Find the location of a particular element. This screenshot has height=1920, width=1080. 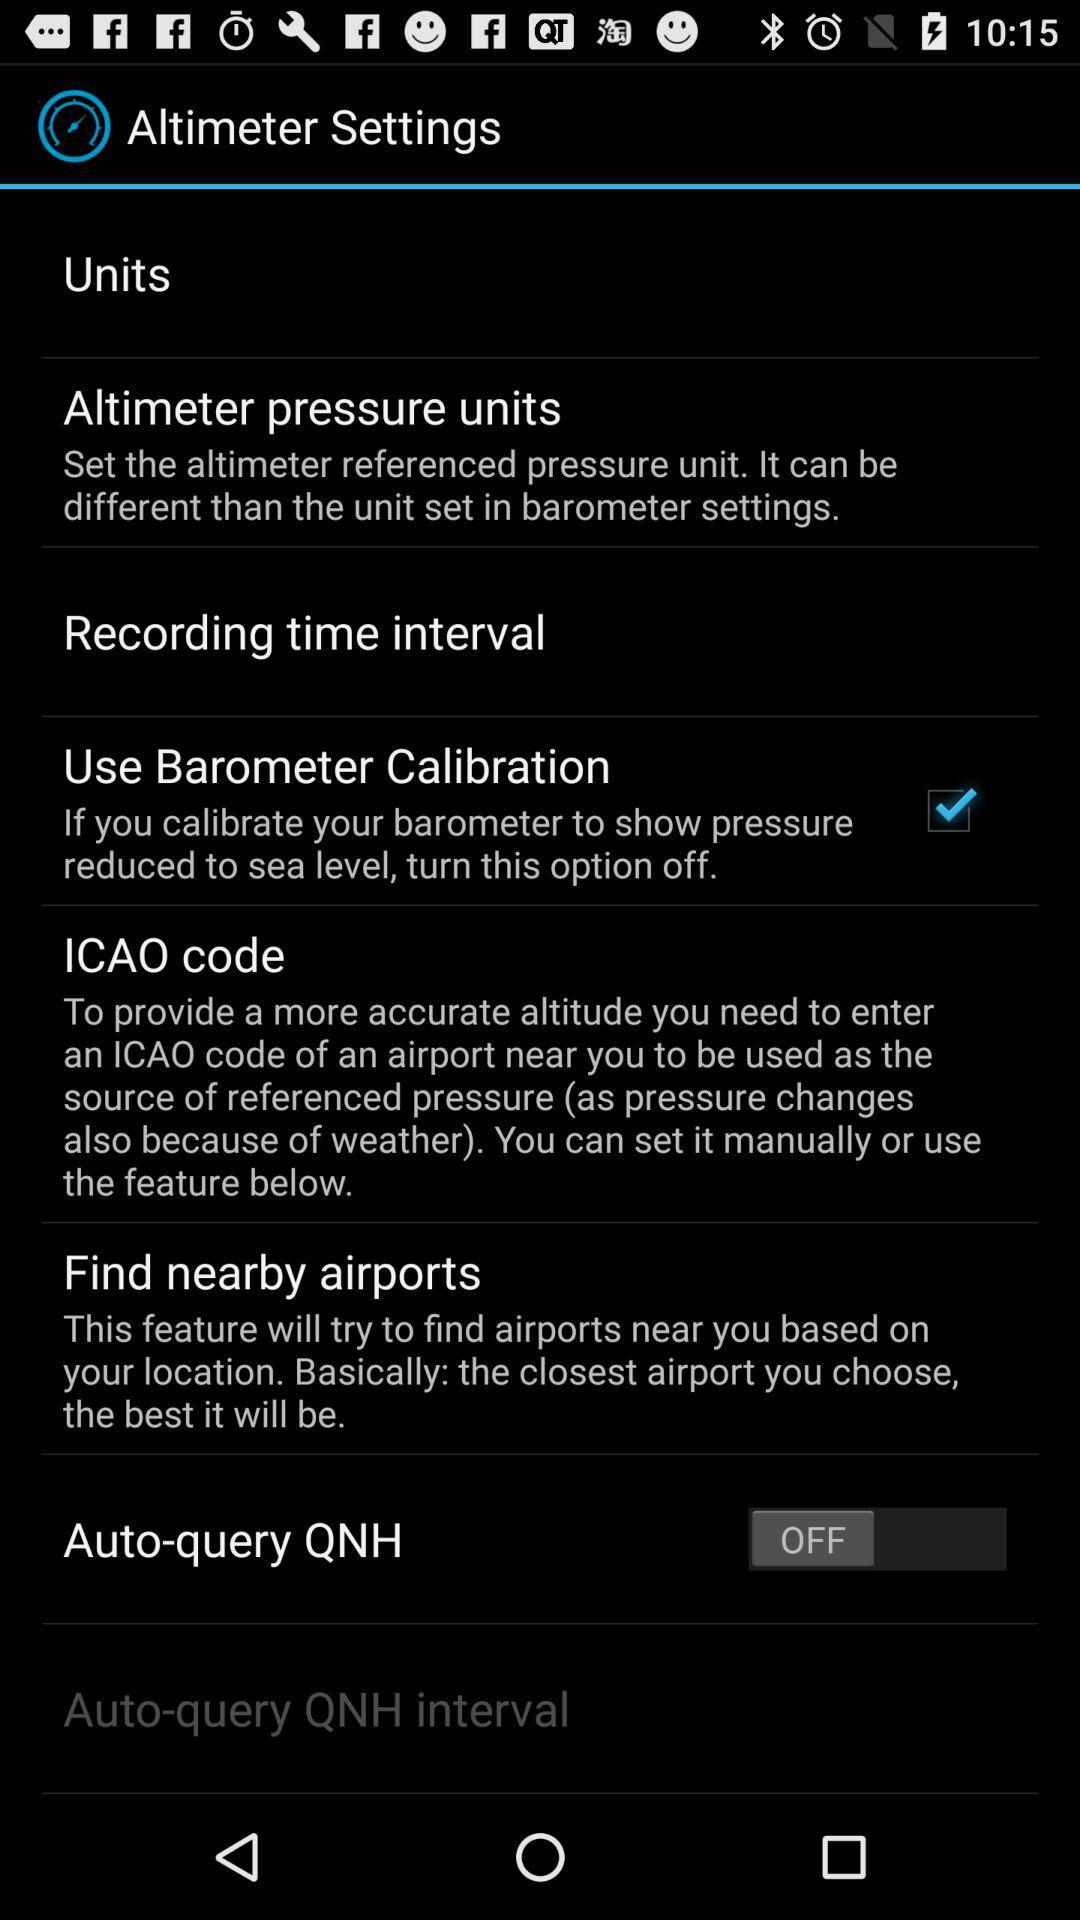

the icon next to the auto-query qnh app is located at coordinates (876, 1538).